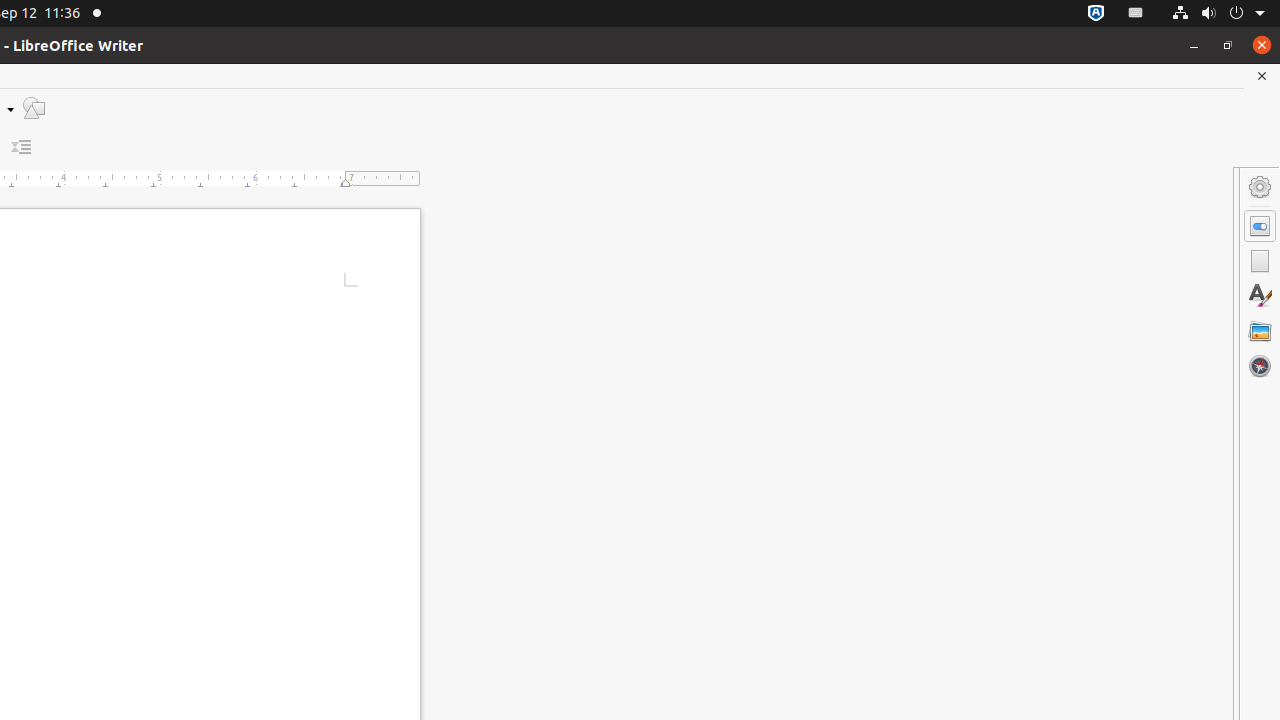 The width and height of the screenshot is (1280, 720). What do you see at coordinates (1259, 225) in the screenshot?
I see `'Properties'` at bounding box center [1259, 225].